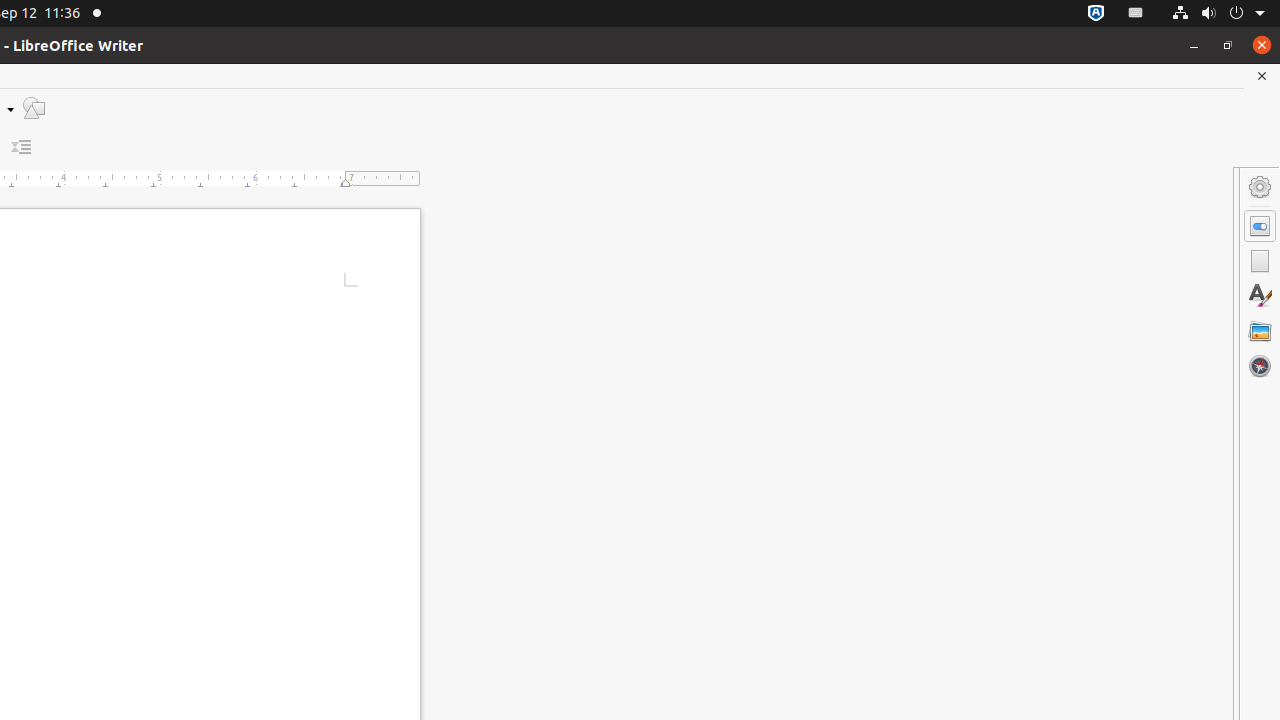 The width and height of the screenshot is (1280, 720). What do you see at coordinates (1259, 225) in the screenshot?
I see `'Properties'` at bounding box center [1259, 225].